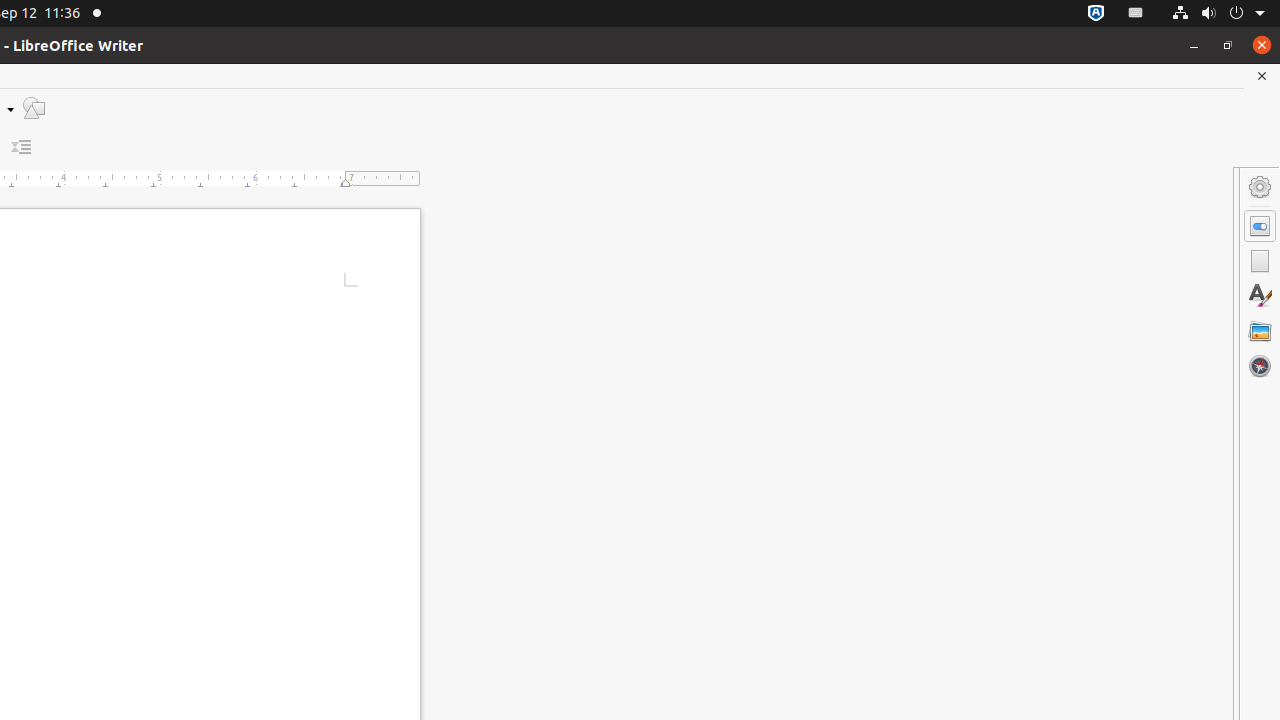 The width and height of the screenshot is (1280, 720). What do you see at coordinates (1259, 225) in the screenshot?
I see `'Properties'` at bounding box center [1259, 225].